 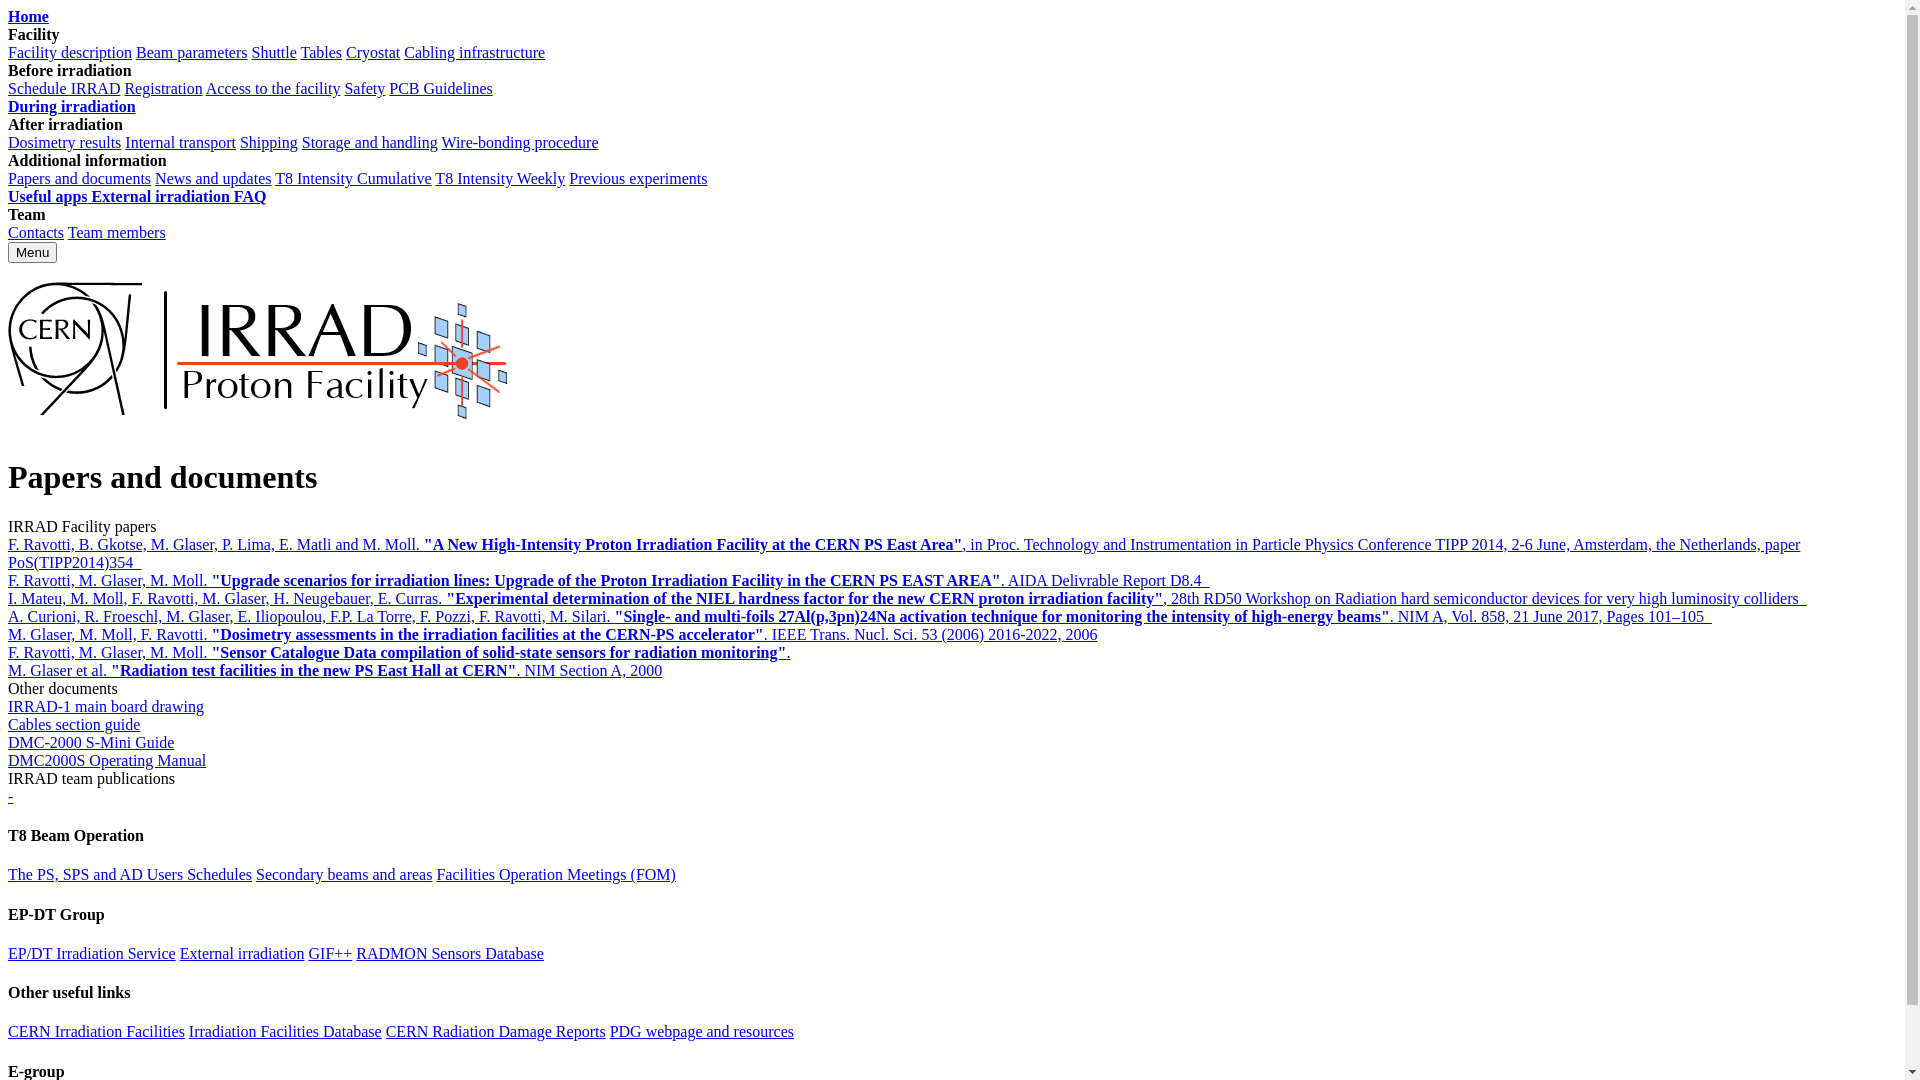 What do you see at coordinates (70, 51) in the screenshot?
I see `'Facility description'` at bounding box center [70, 51].